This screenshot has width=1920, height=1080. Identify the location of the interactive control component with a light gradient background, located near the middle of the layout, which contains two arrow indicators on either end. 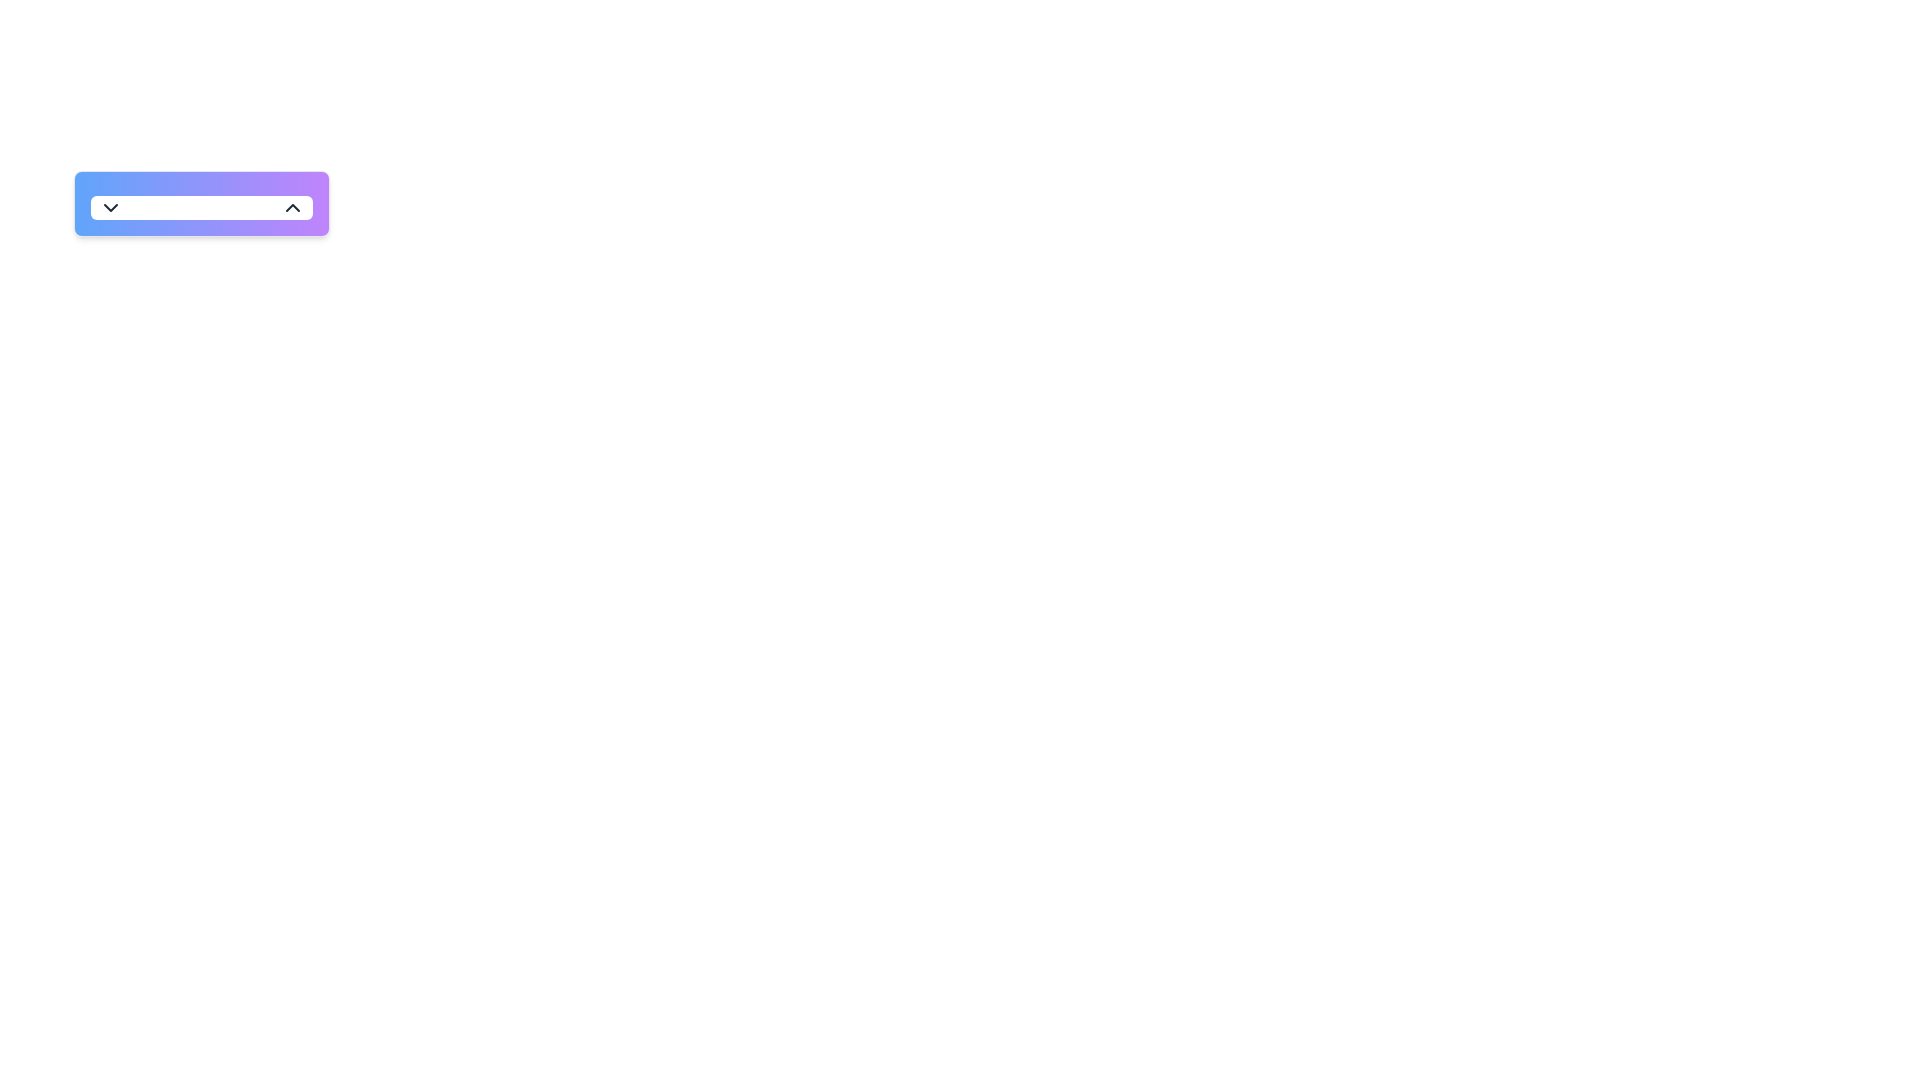
(201, 208).